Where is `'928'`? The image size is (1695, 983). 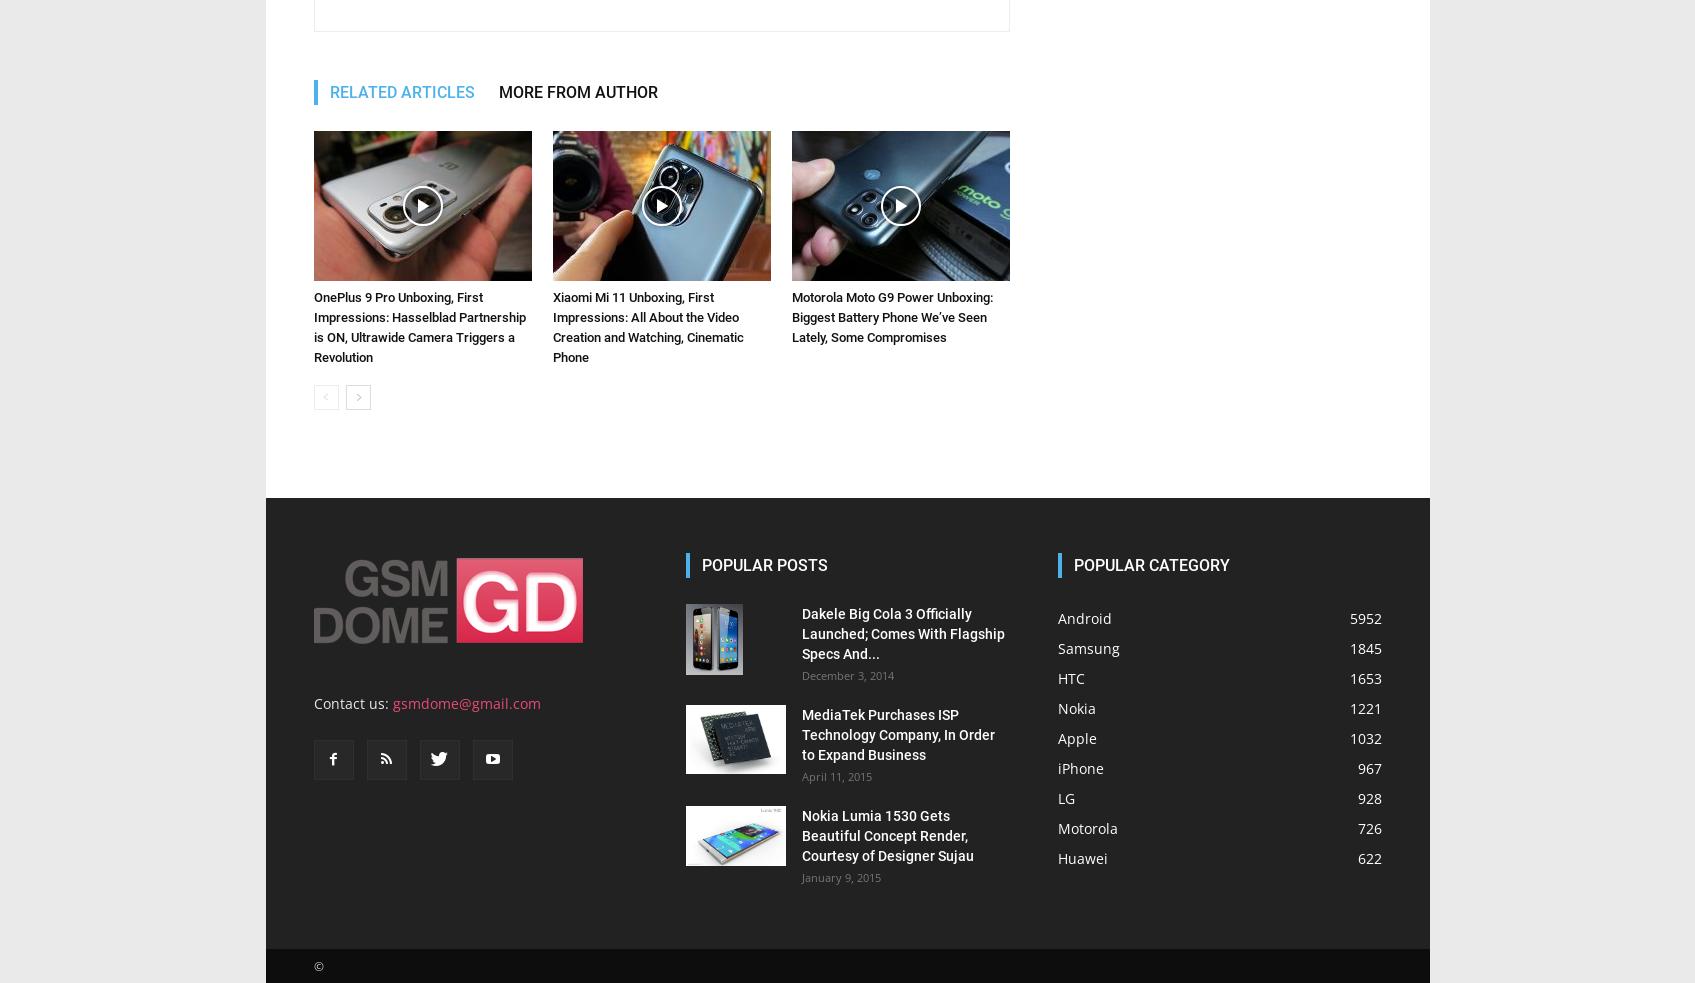 '928' is located at coordinates (1369, 523).